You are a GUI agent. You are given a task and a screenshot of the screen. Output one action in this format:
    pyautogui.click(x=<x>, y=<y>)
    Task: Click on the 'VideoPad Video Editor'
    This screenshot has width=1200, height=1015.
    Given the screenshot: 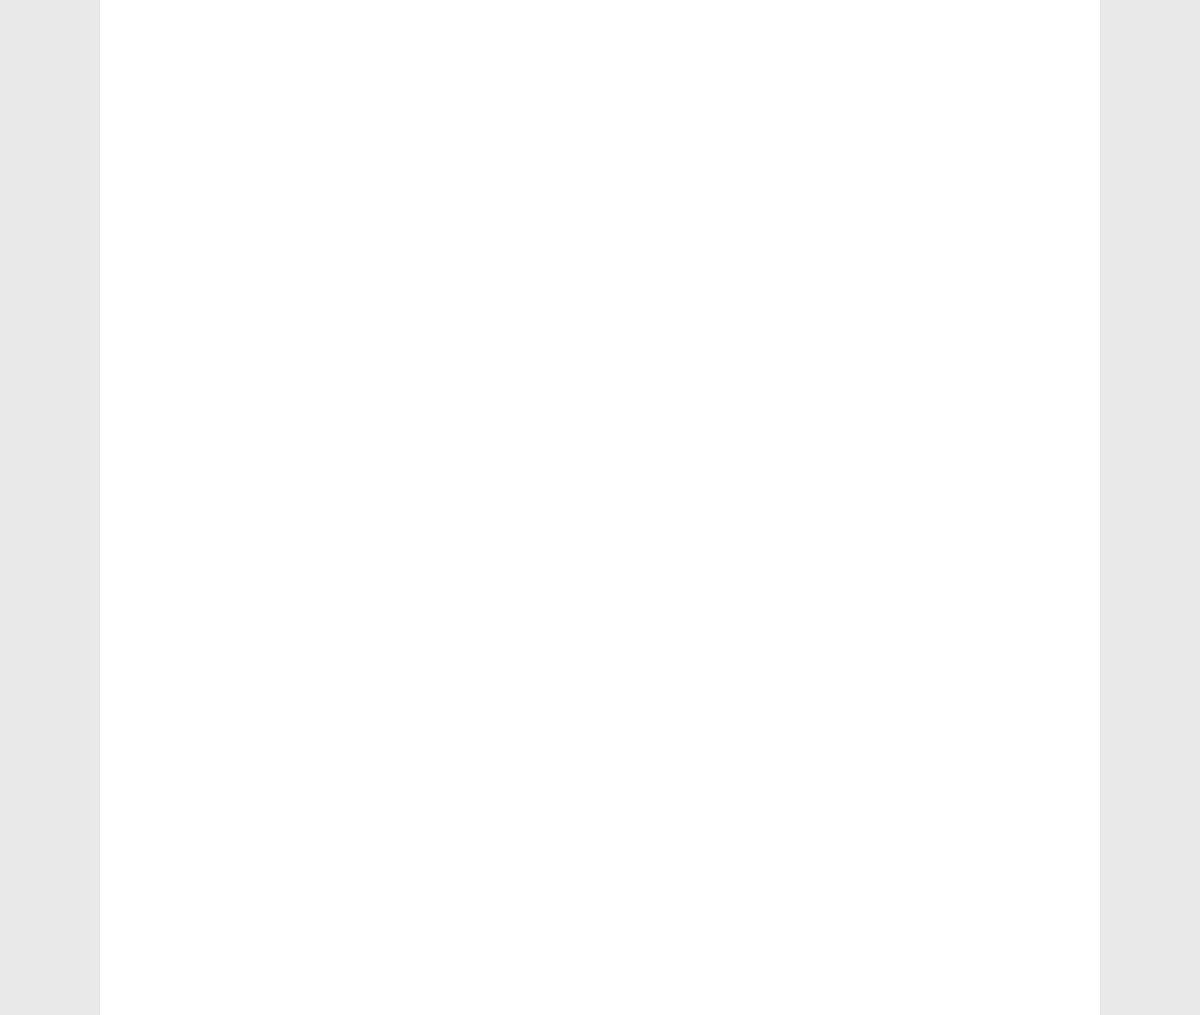 What is the action you would take?
    pyautogui.click(x=927, y=824)
    